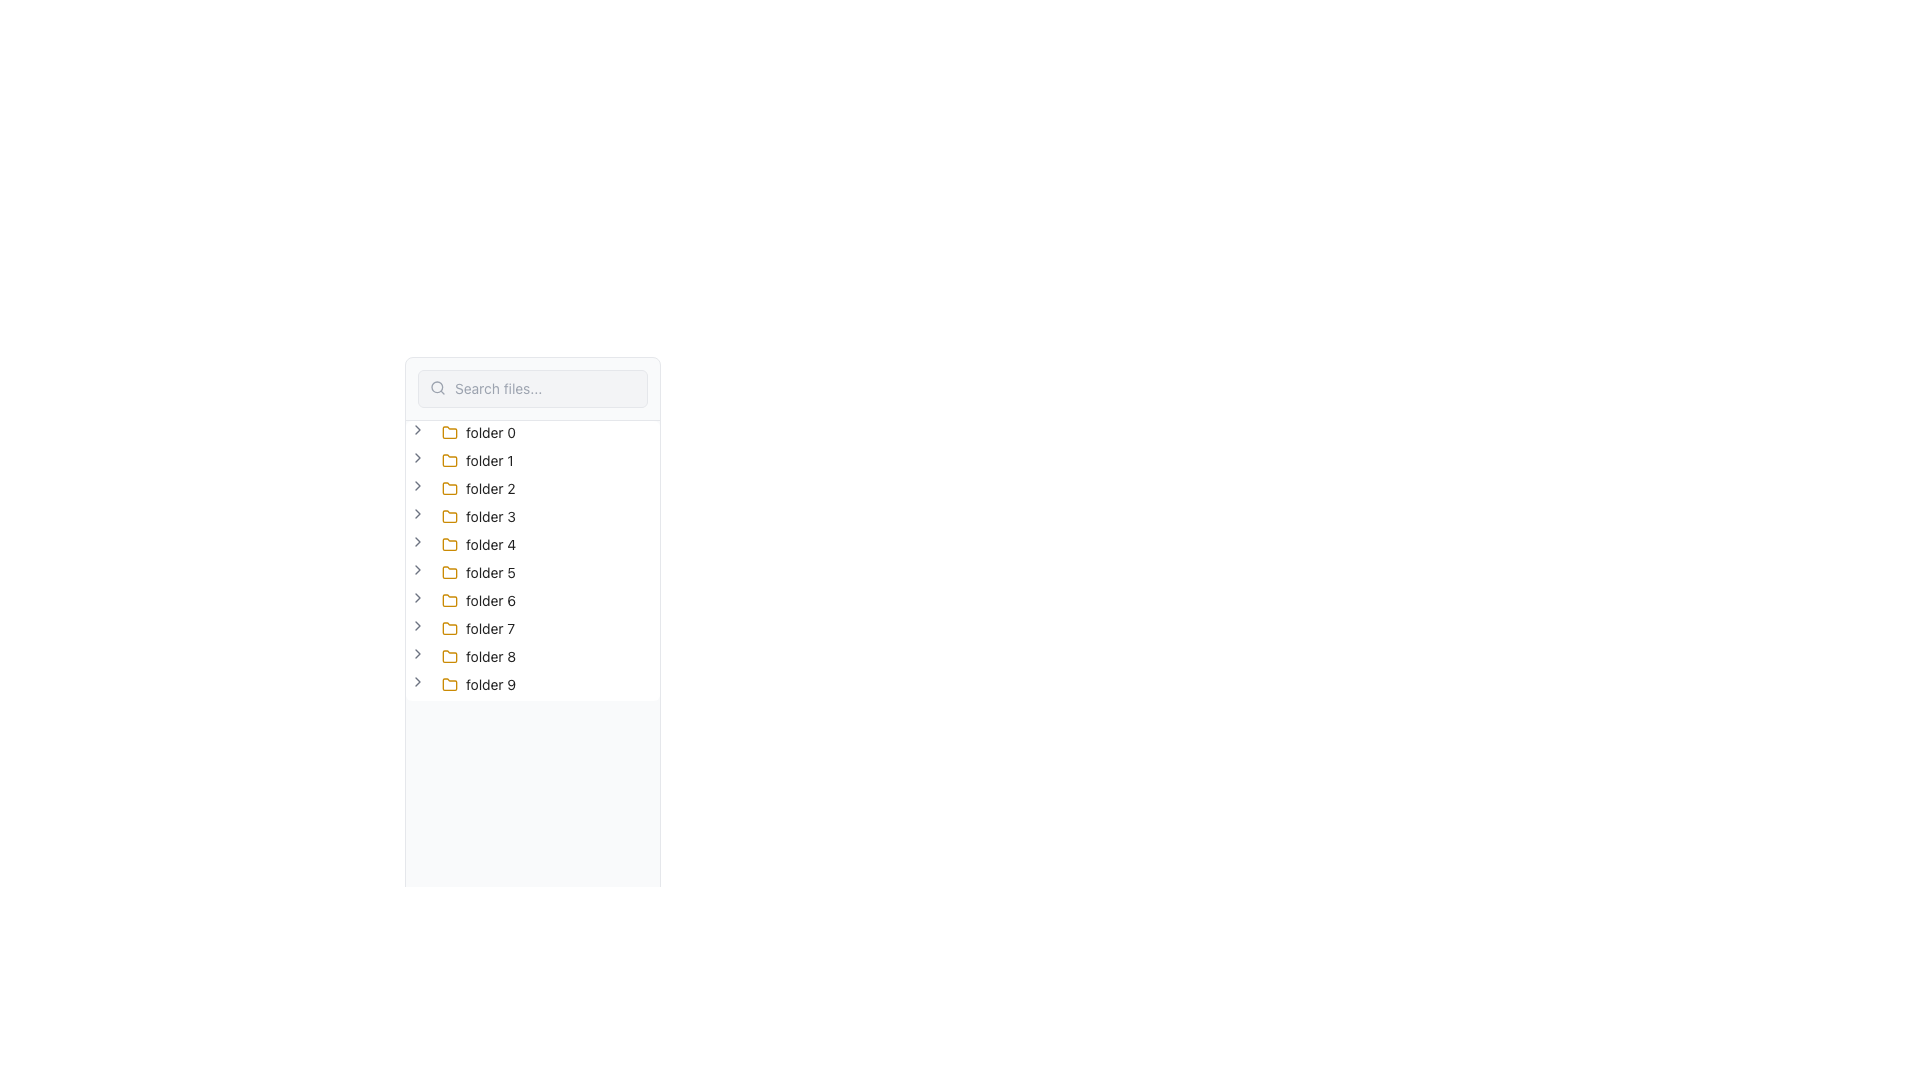  Describe the element at coordinates (489, 461) in the screenshot. I see `the label associated with the second folder in the vertical list, located` at that location.